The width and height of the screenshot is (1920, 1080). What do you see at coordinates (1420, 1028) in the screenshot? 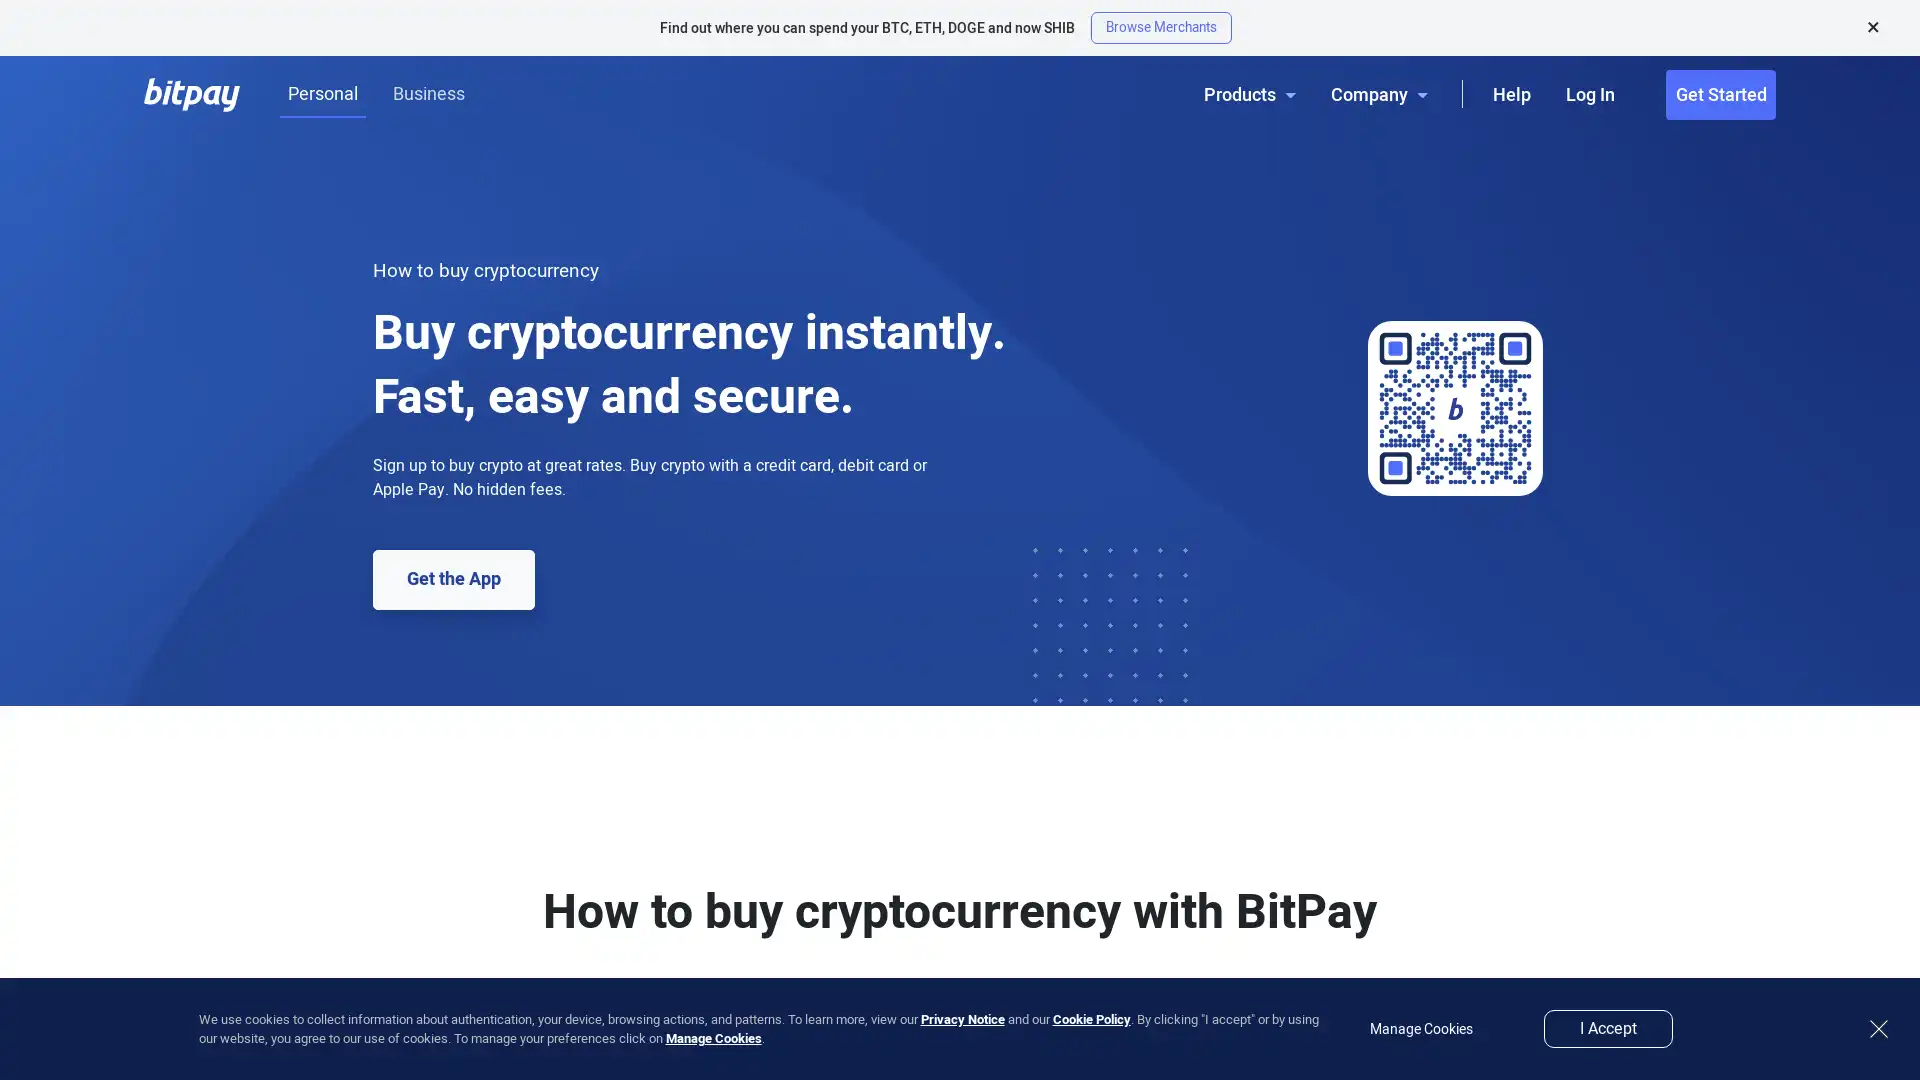
I see `Manage Cookies` at bounding box center [1420, 1028].